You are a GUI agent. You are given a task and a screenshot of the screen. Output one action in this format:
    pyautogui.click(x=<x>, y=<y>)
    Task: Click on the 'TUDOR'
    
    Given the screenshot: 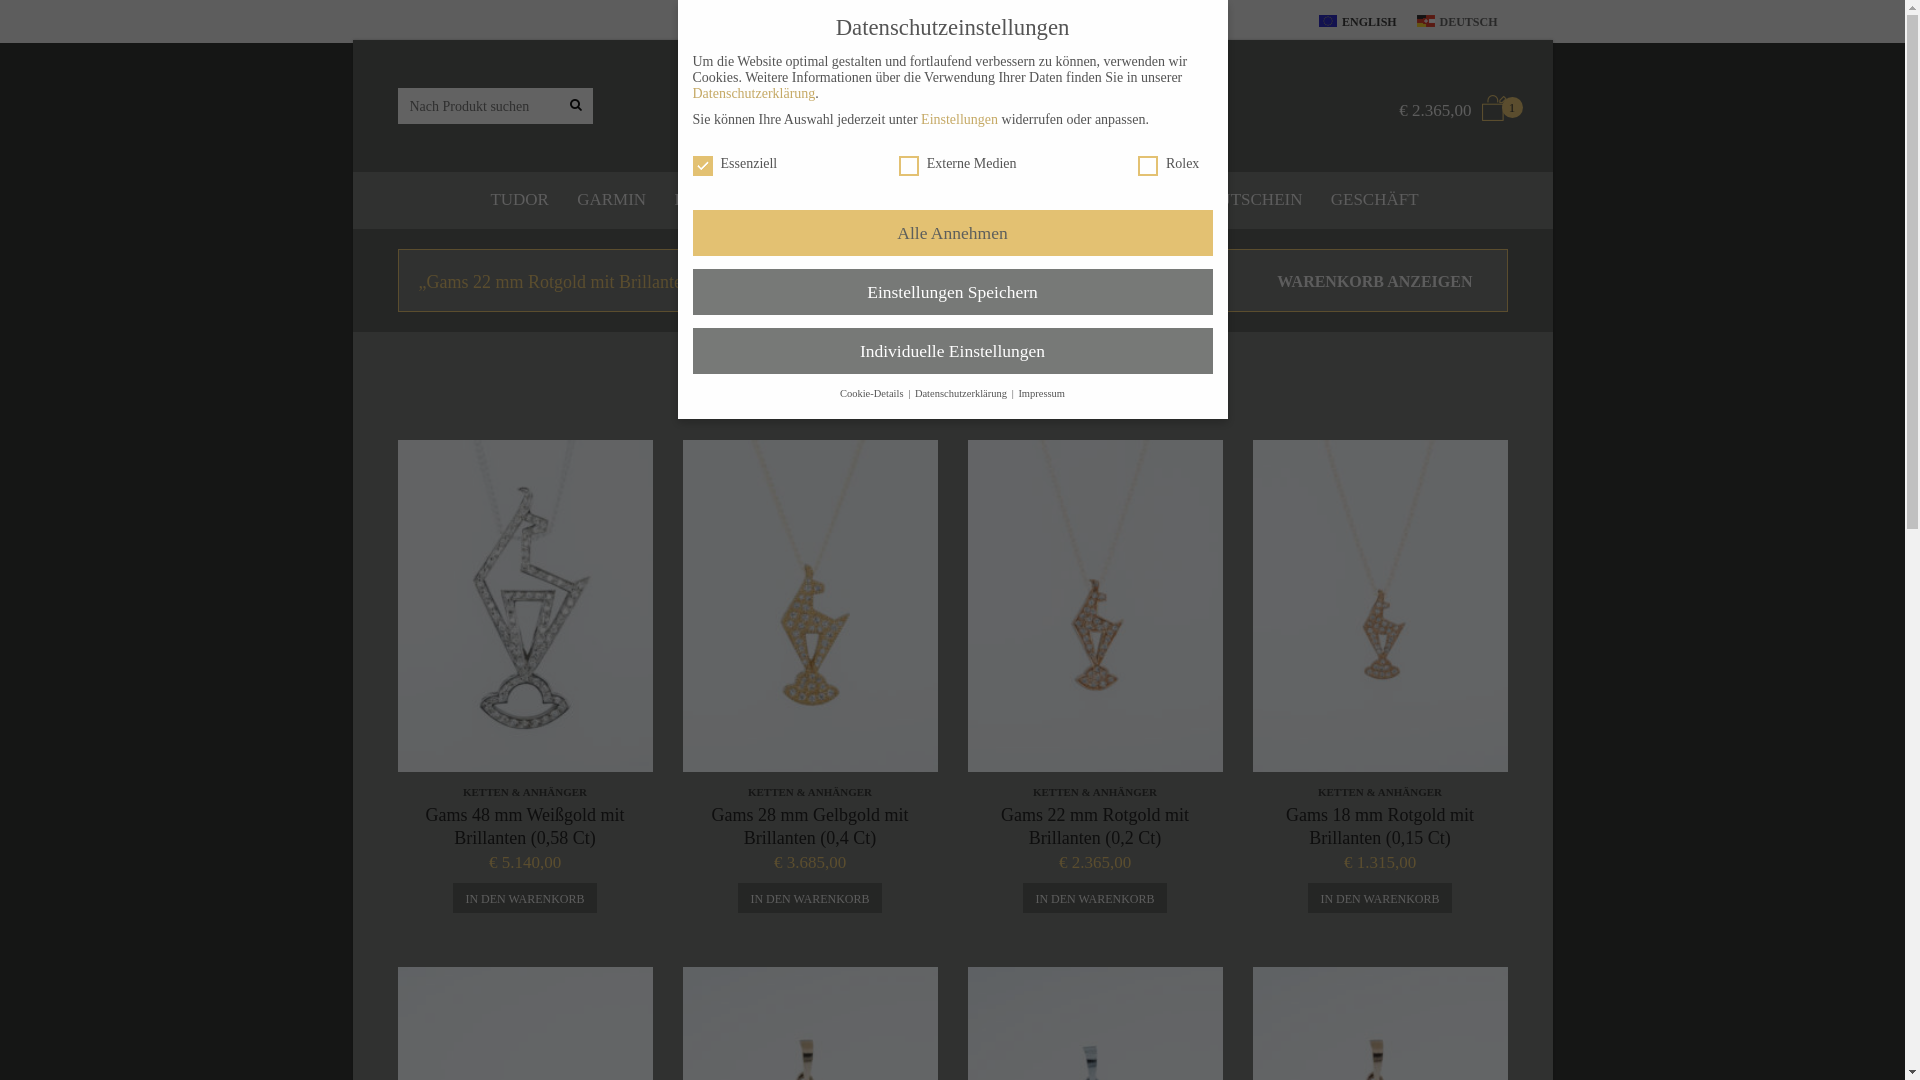 What is the action you would take?
    pyautogui.click(x=489, y=199)
    